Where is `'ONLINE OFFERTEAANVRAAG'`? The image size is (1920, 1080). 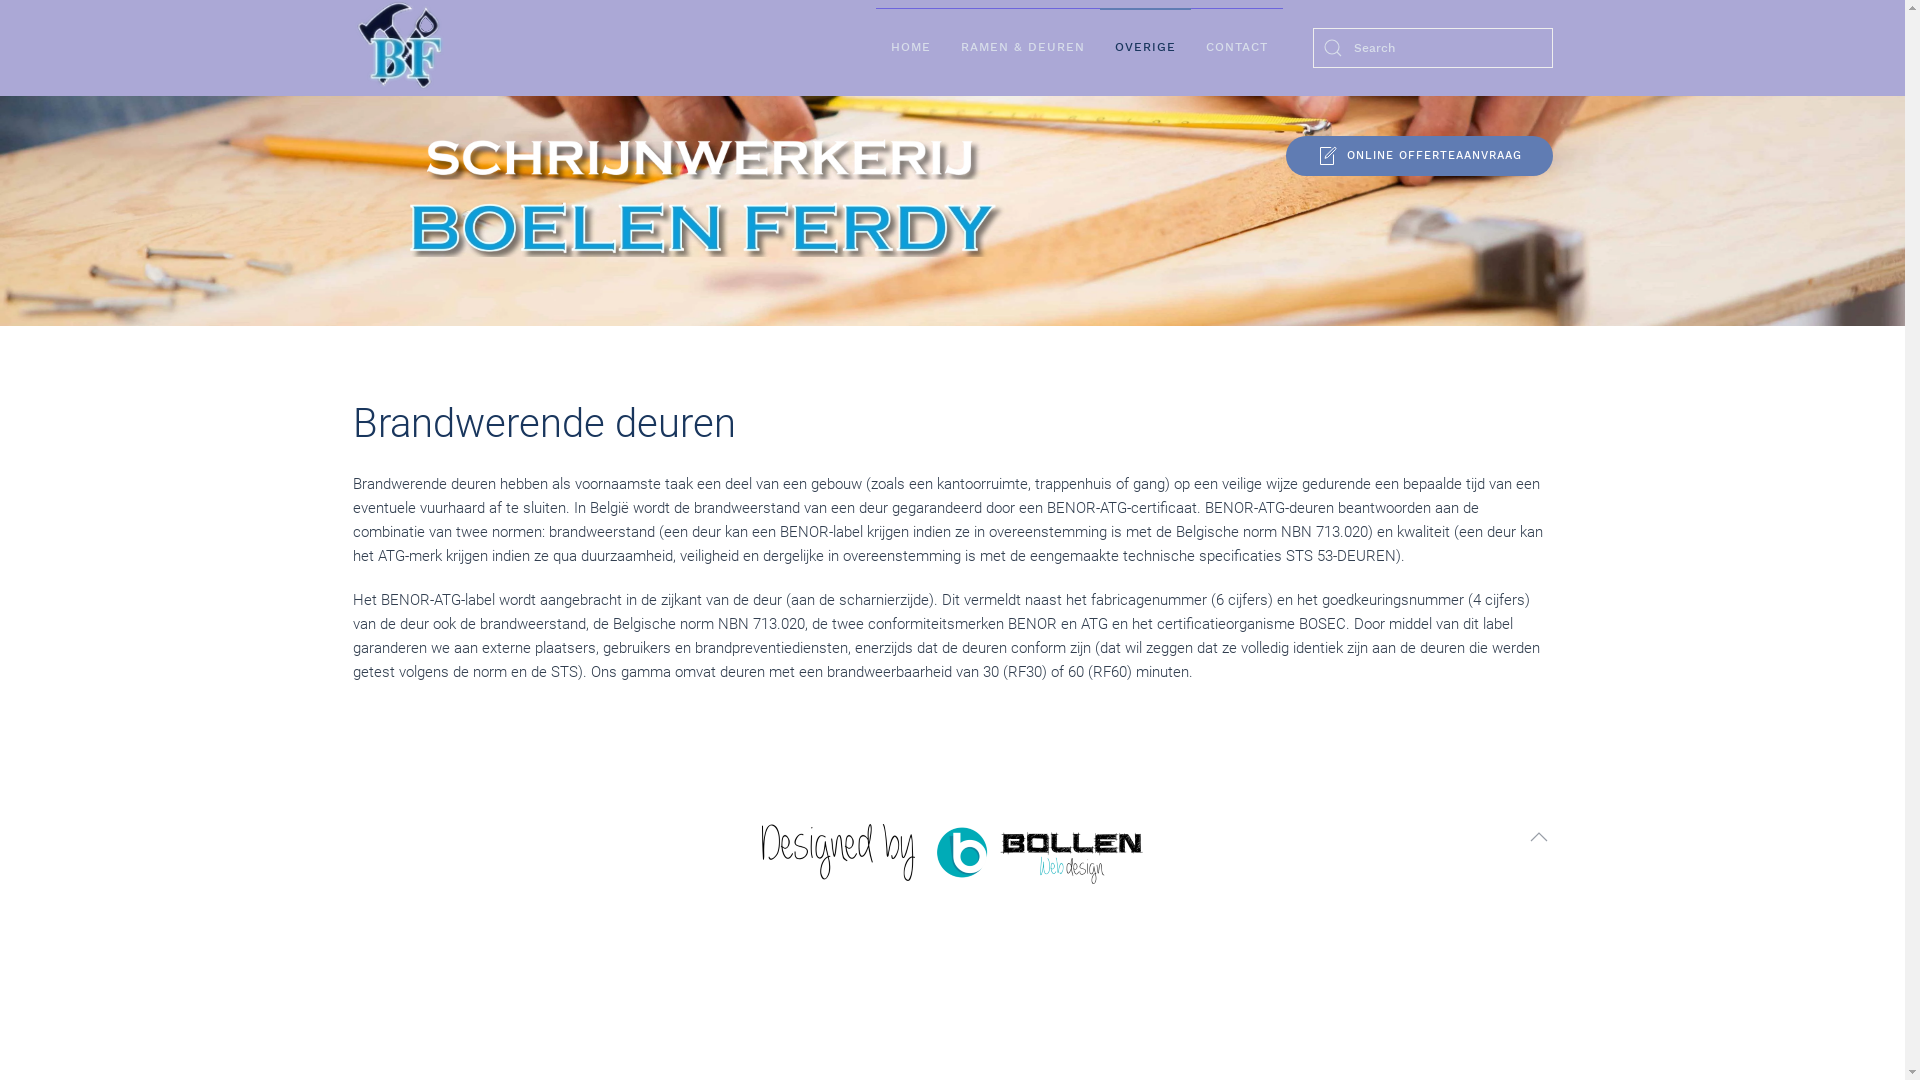 'ONLINE OFFERTEAANVRAAG' is located at coordinates (1418, 154).